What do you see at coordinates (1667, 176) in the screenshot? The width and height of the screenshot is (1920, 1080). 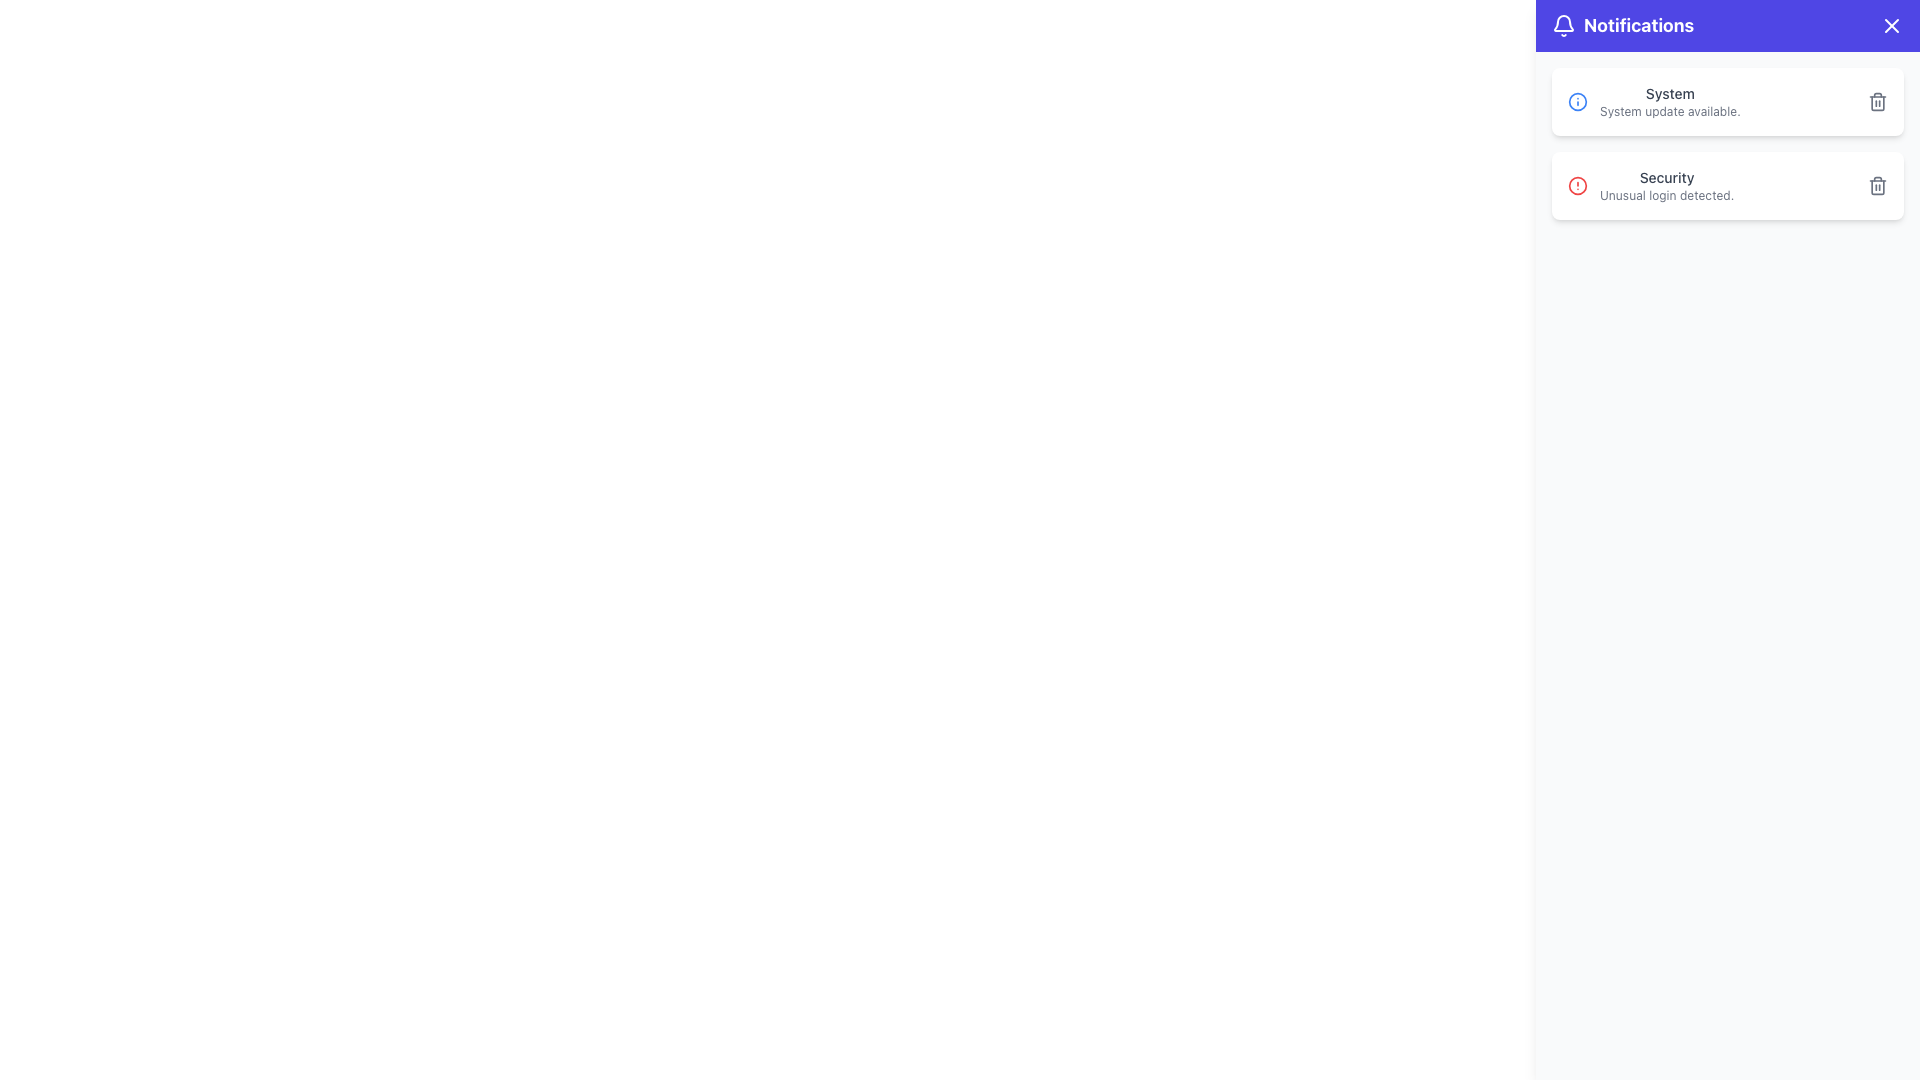 I see `the text label indicating 'Security - Unusual login detected' at the top of the second notification entry in the 'Notifications' panel` at bounding box center [1667, 176].